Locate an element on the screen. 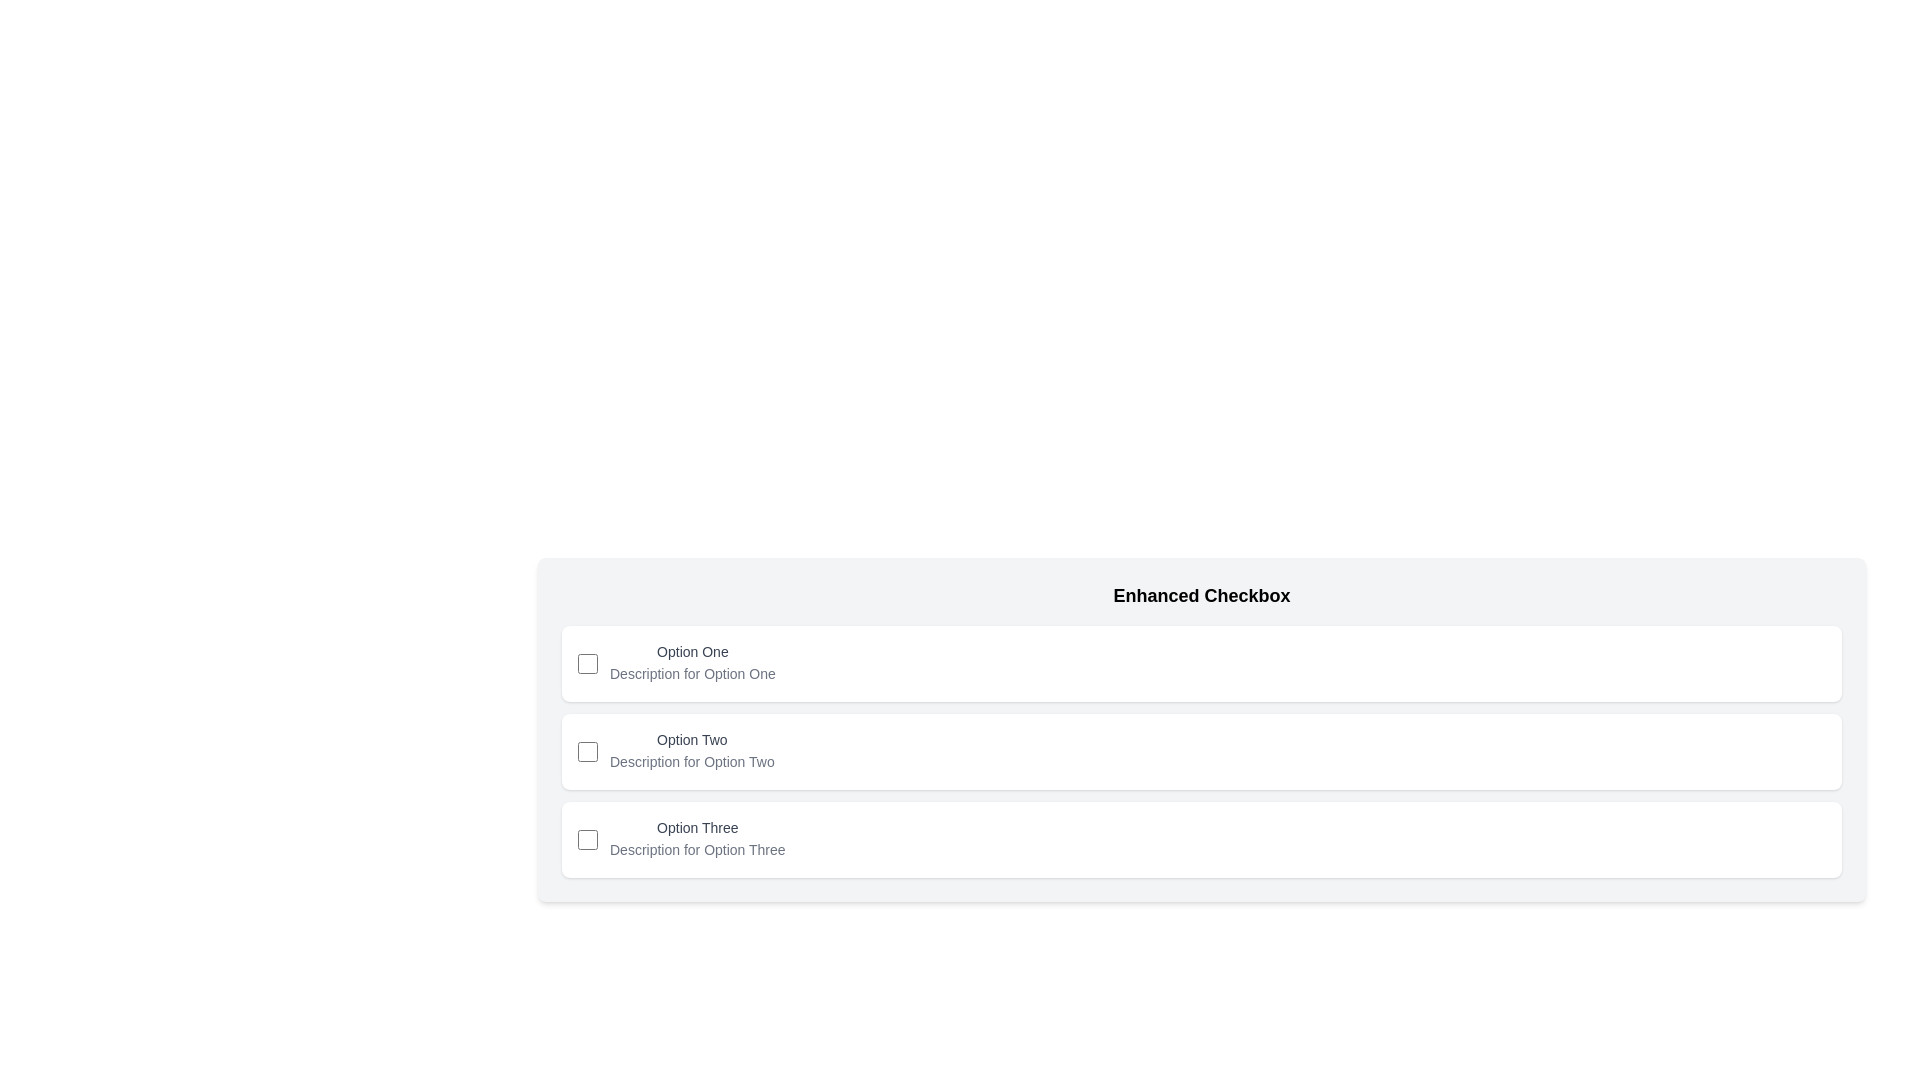 The image size is (1920, 1080). the text label displaying 'Description for Option Three', which is positioned below the 'Option Three' label in the third checkbox option row is located at coordinates (697, 849).